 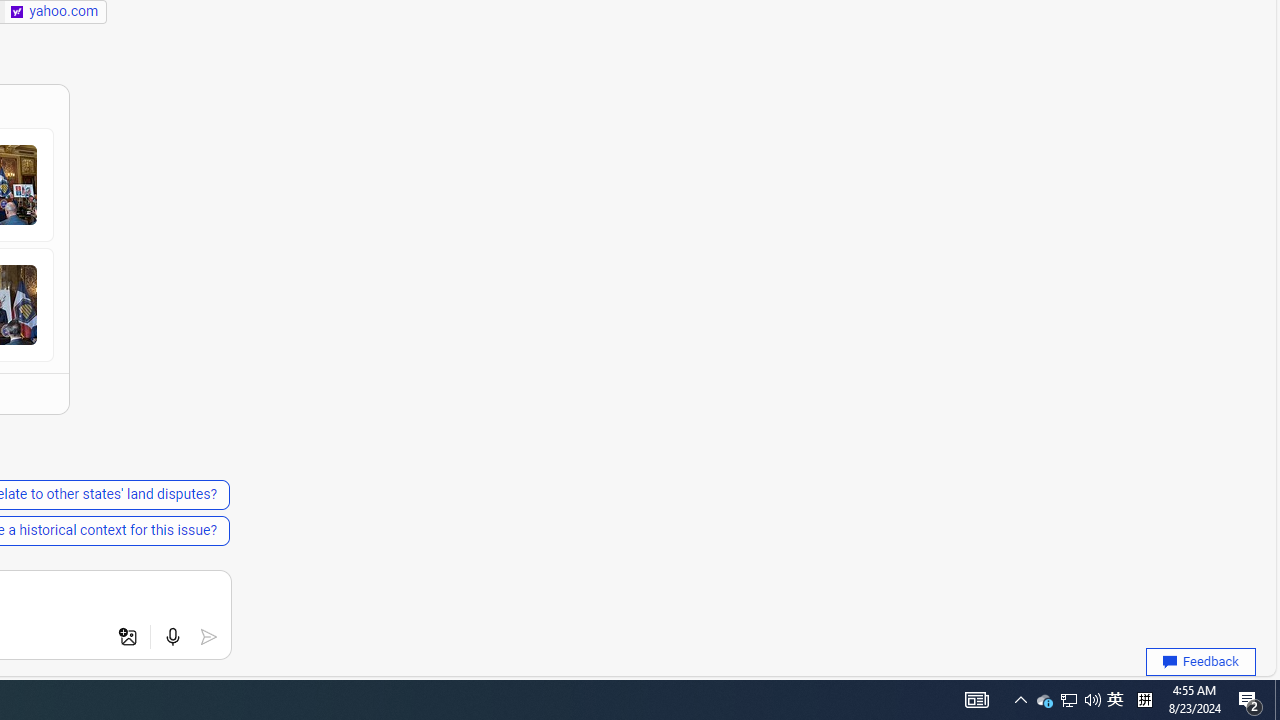 What do you see at coordinates (172, 637) in the screenshot?
I see `'Use microphone'` at bounding box center [172, 637].